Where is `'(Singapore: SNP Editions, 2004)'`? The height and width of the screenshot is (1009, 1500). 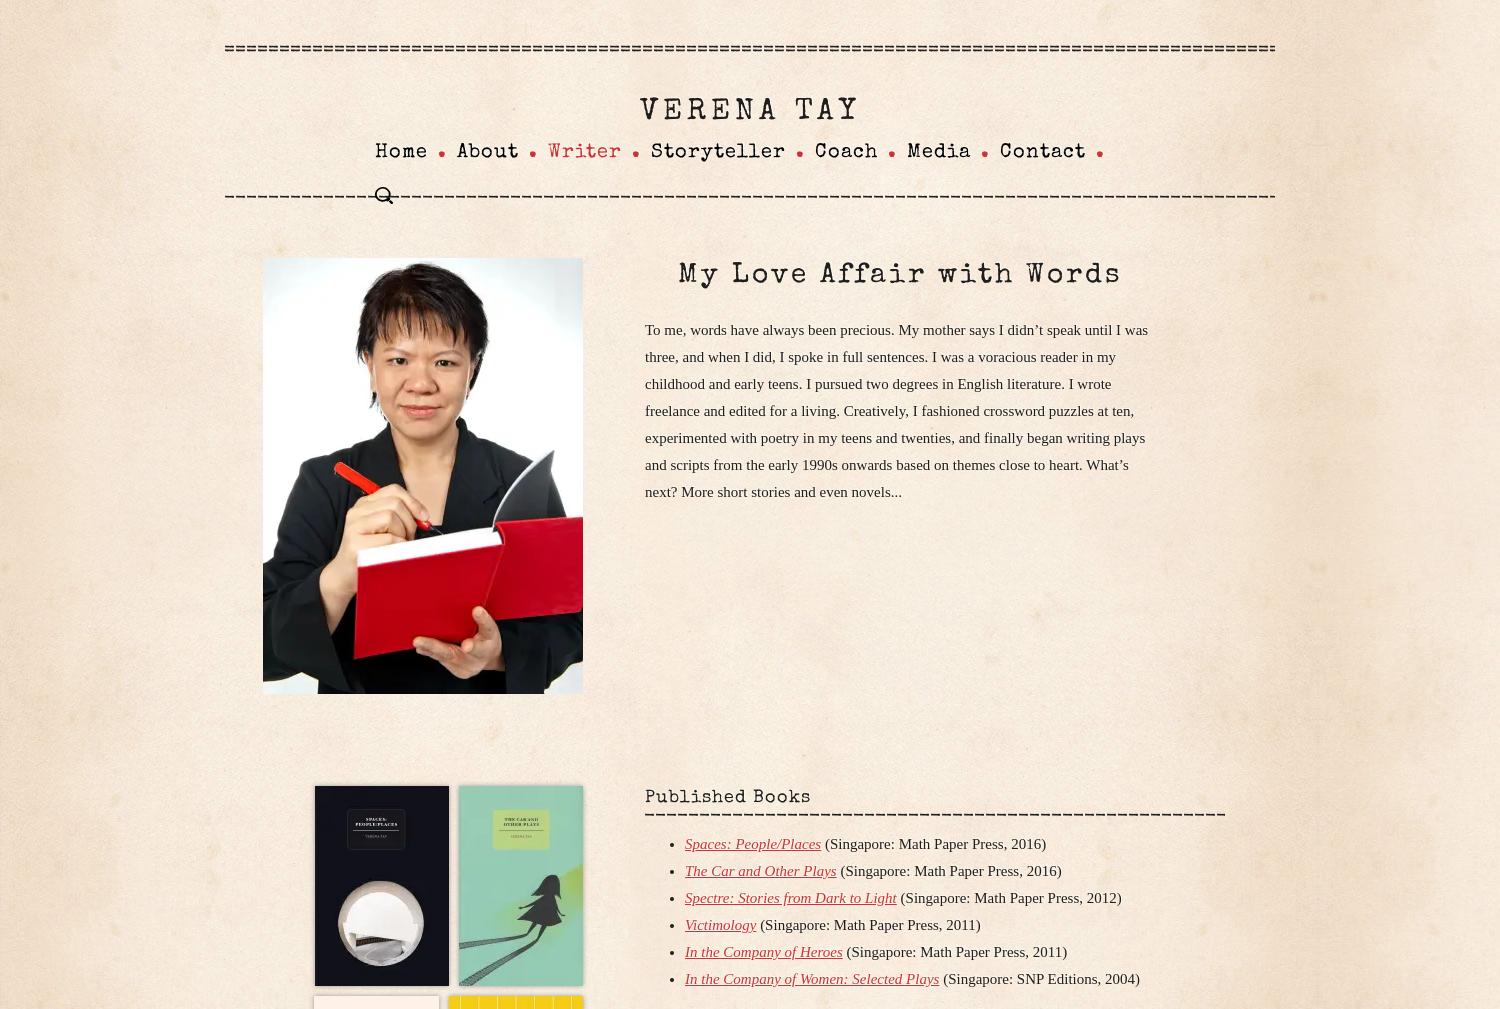
'(Singapore: SNP Editions, 2004)' is located at coordinates (1039, 979).